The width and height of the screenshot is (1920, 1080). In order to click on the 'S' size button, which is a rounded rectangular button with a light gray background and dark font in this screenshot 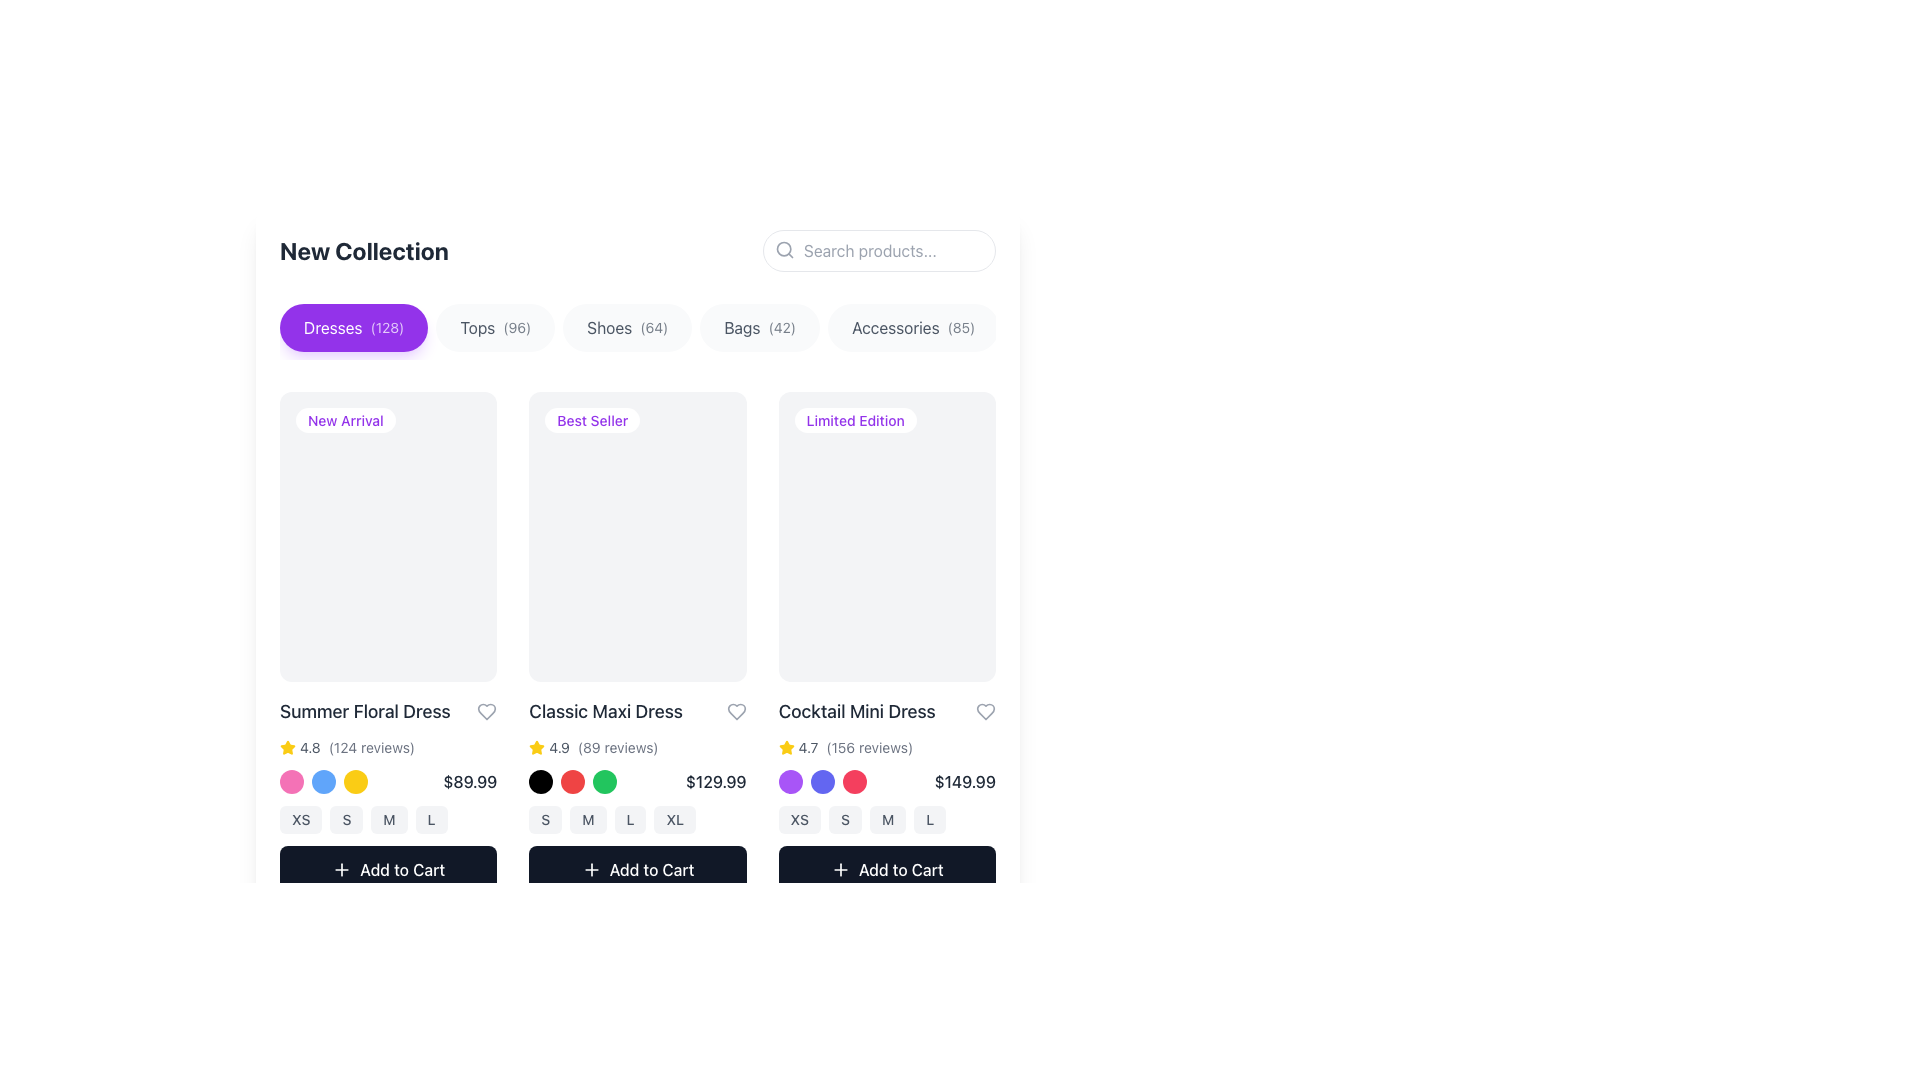, I will do `click(545, 819)`.